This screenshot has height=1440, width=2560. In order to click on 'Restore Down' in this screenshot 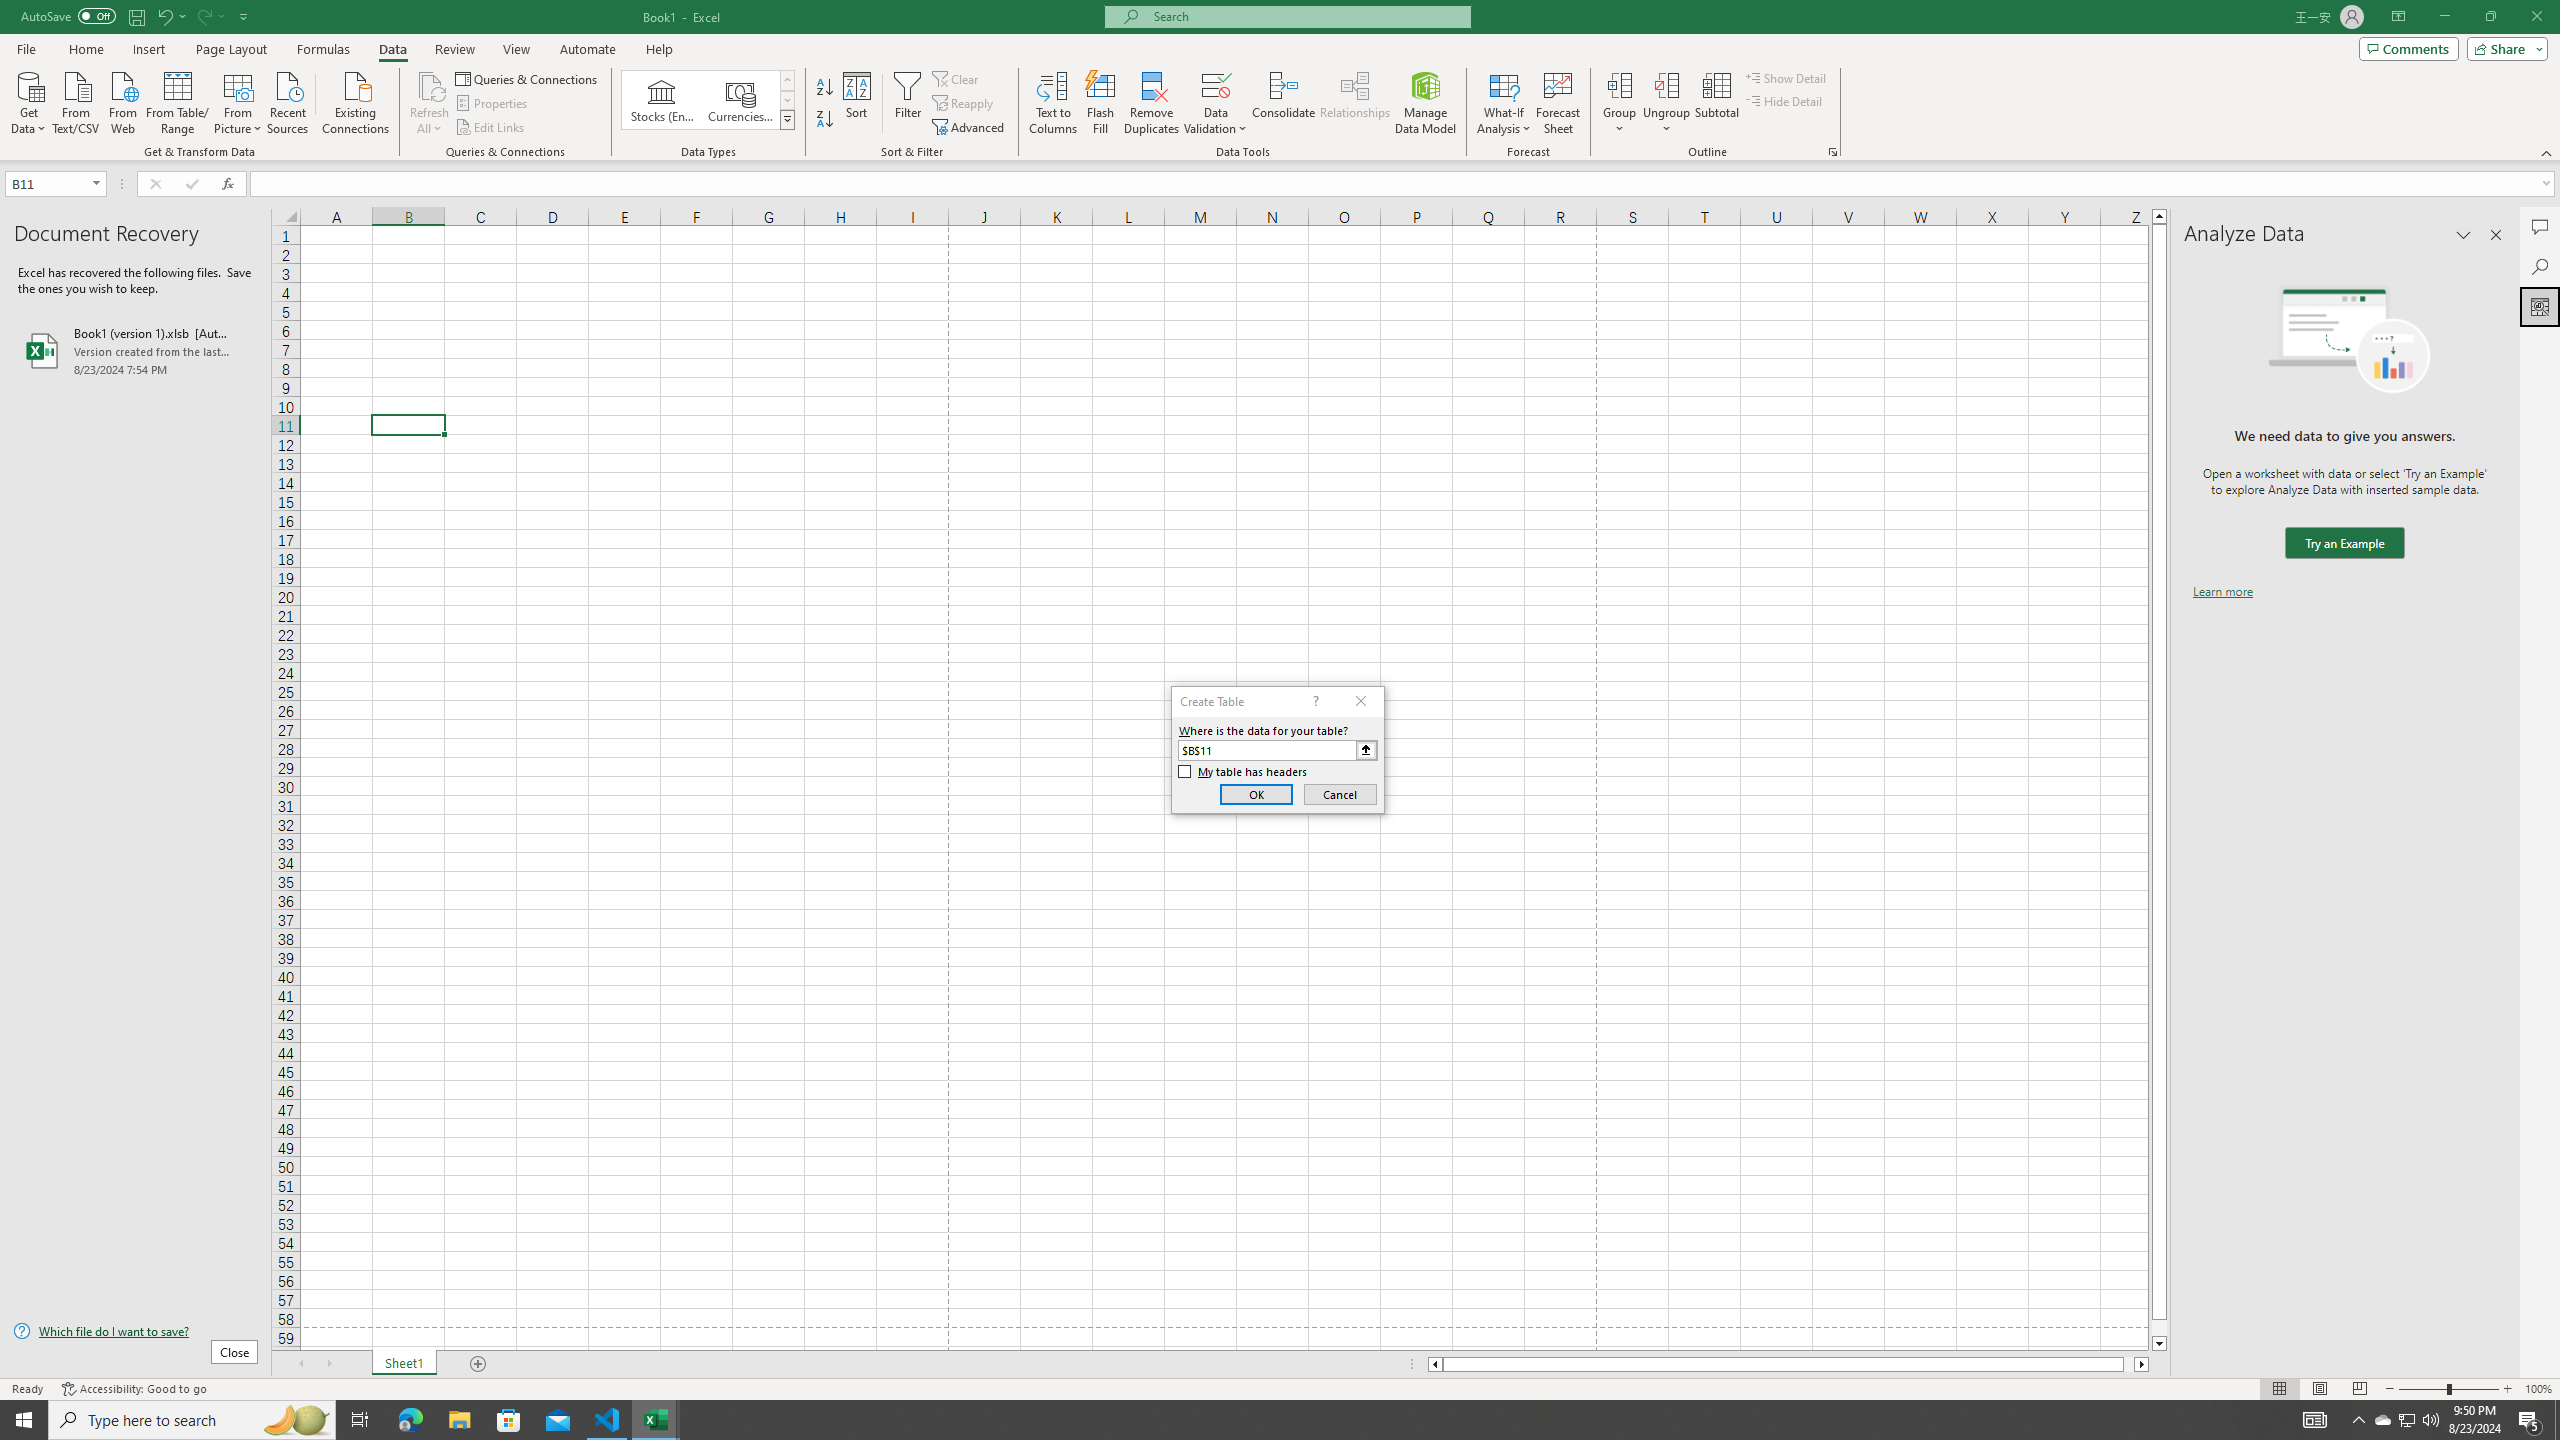, I will do `click(2490, 16)`.